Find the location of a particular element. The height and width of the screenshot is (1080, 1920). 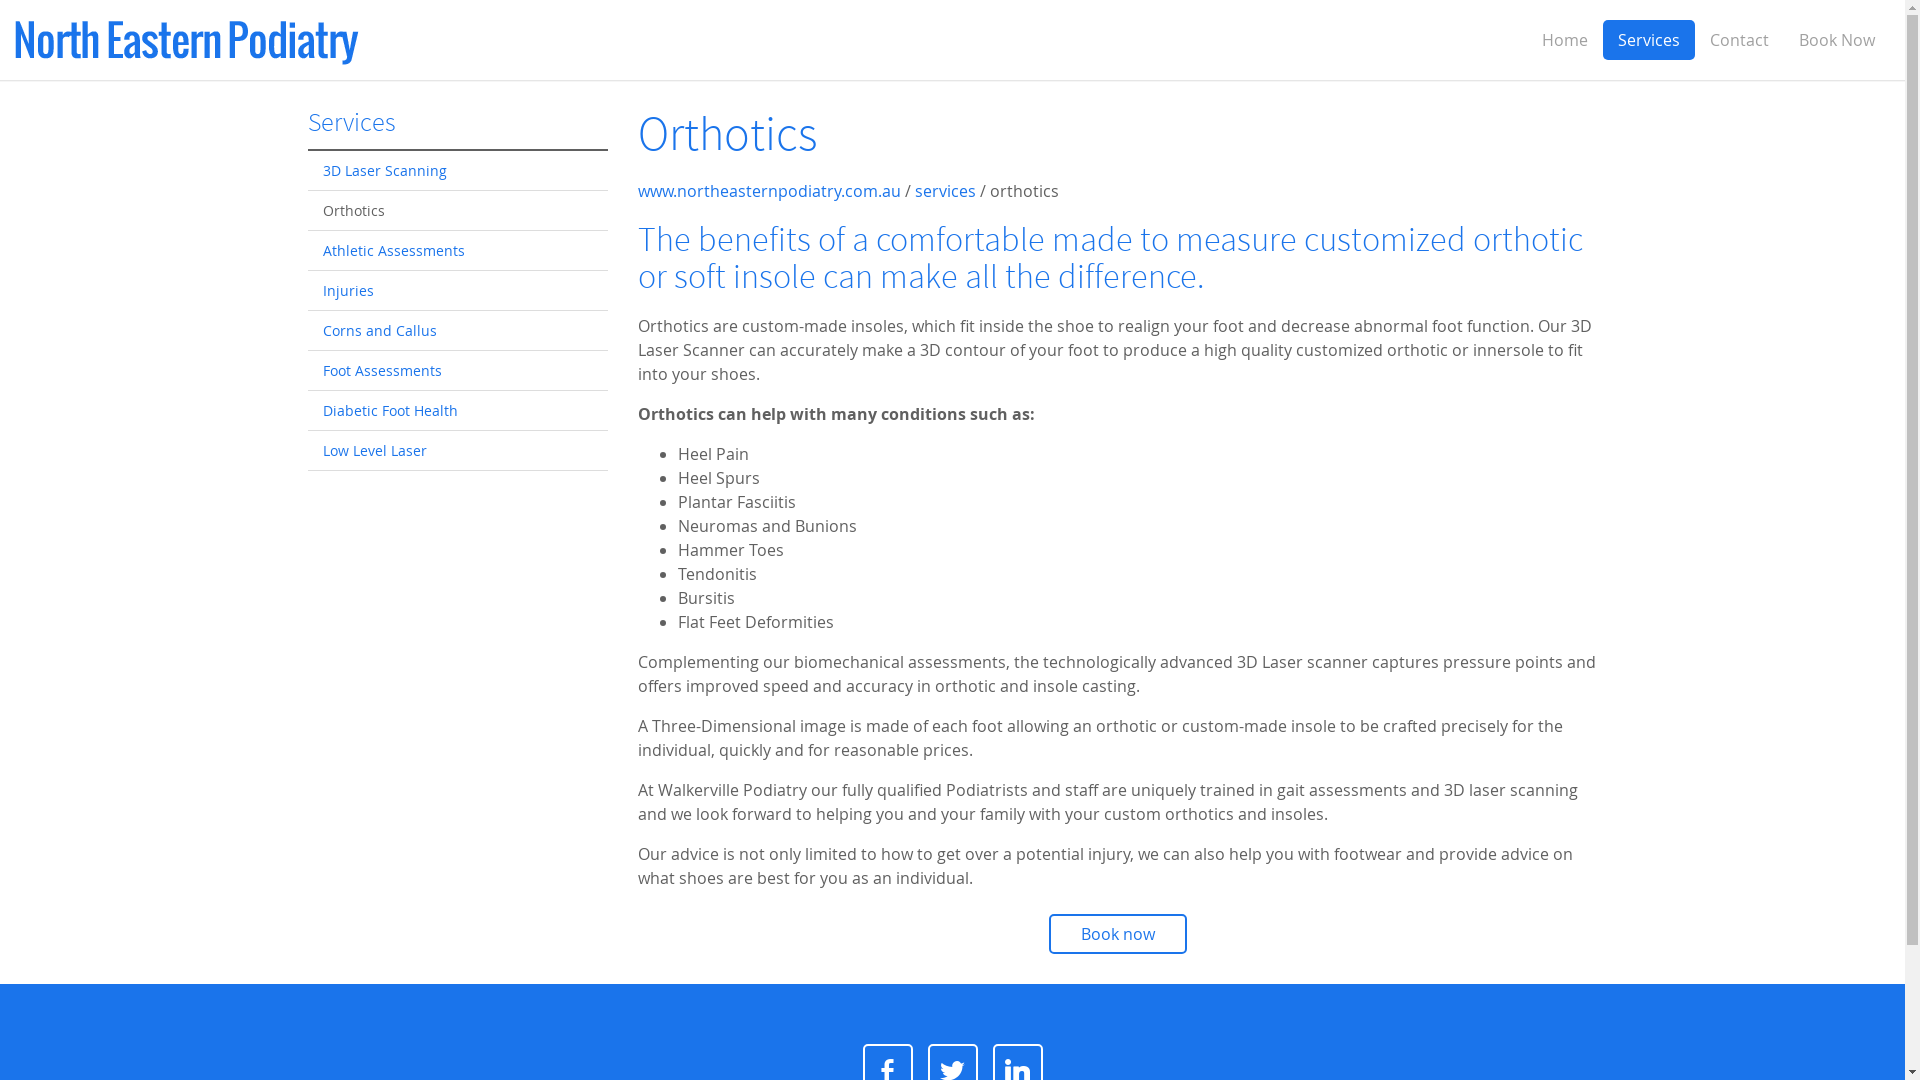

'Athletic Assessments' is located at coordinates (306, 249).